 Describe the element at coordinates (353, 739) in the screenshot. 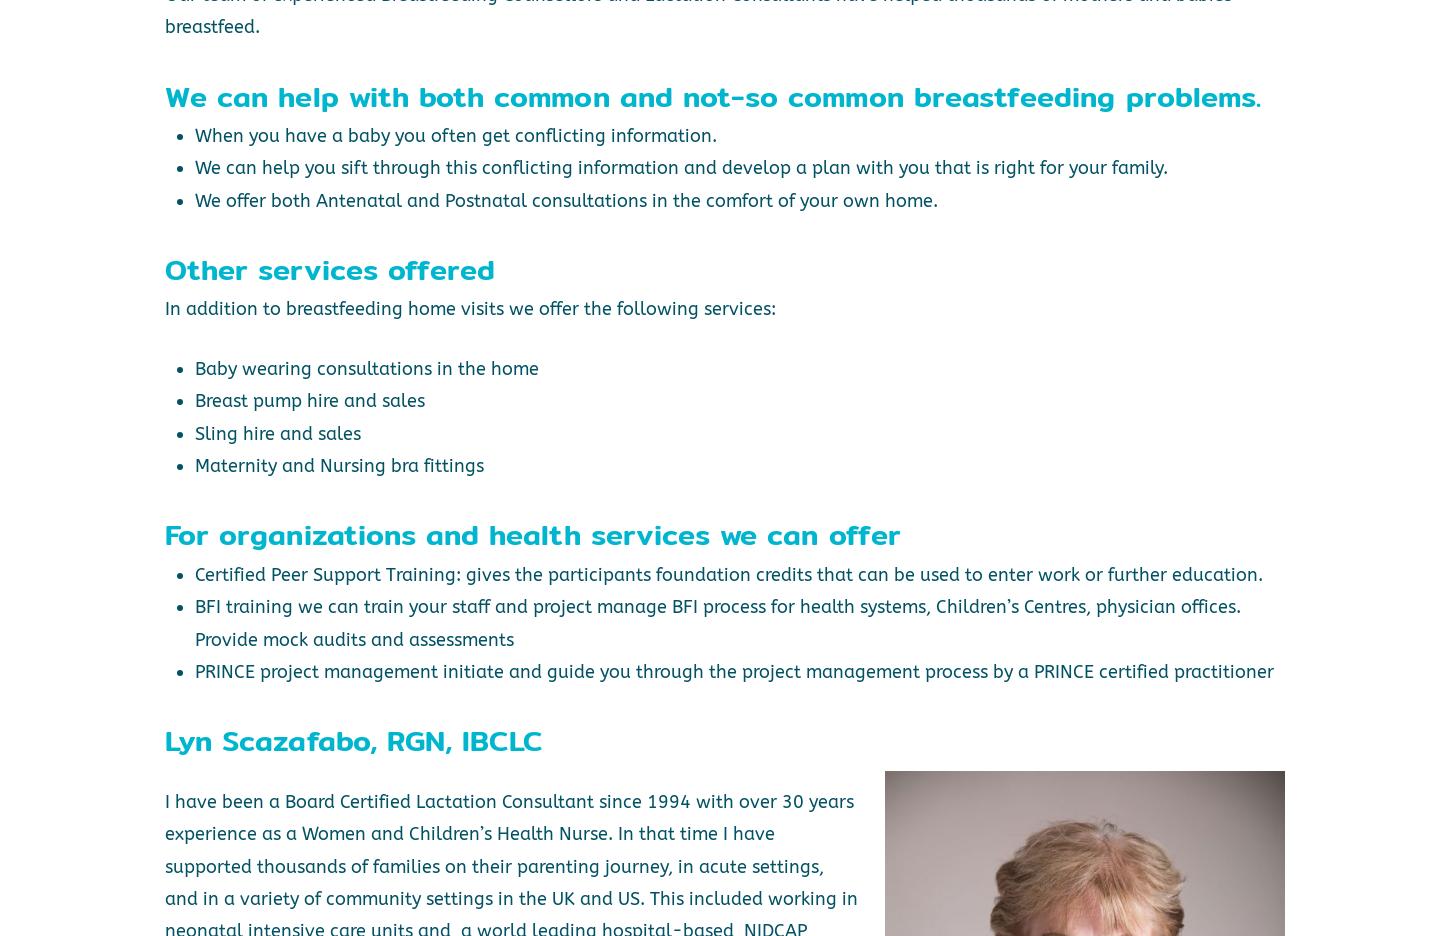

I see `'Lyn Scazafabo, RGN, IBCLC'` at that location.